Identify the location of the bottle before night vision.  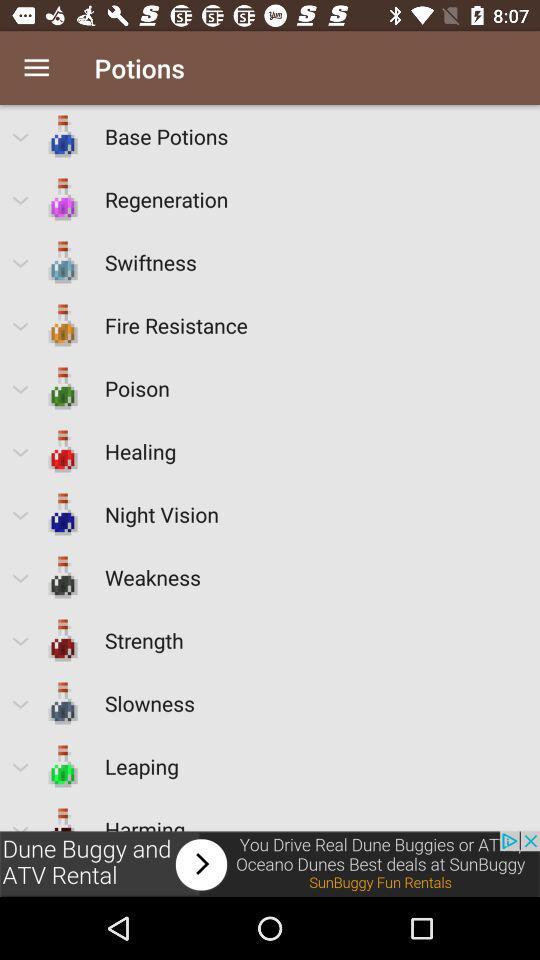
(63, 513).